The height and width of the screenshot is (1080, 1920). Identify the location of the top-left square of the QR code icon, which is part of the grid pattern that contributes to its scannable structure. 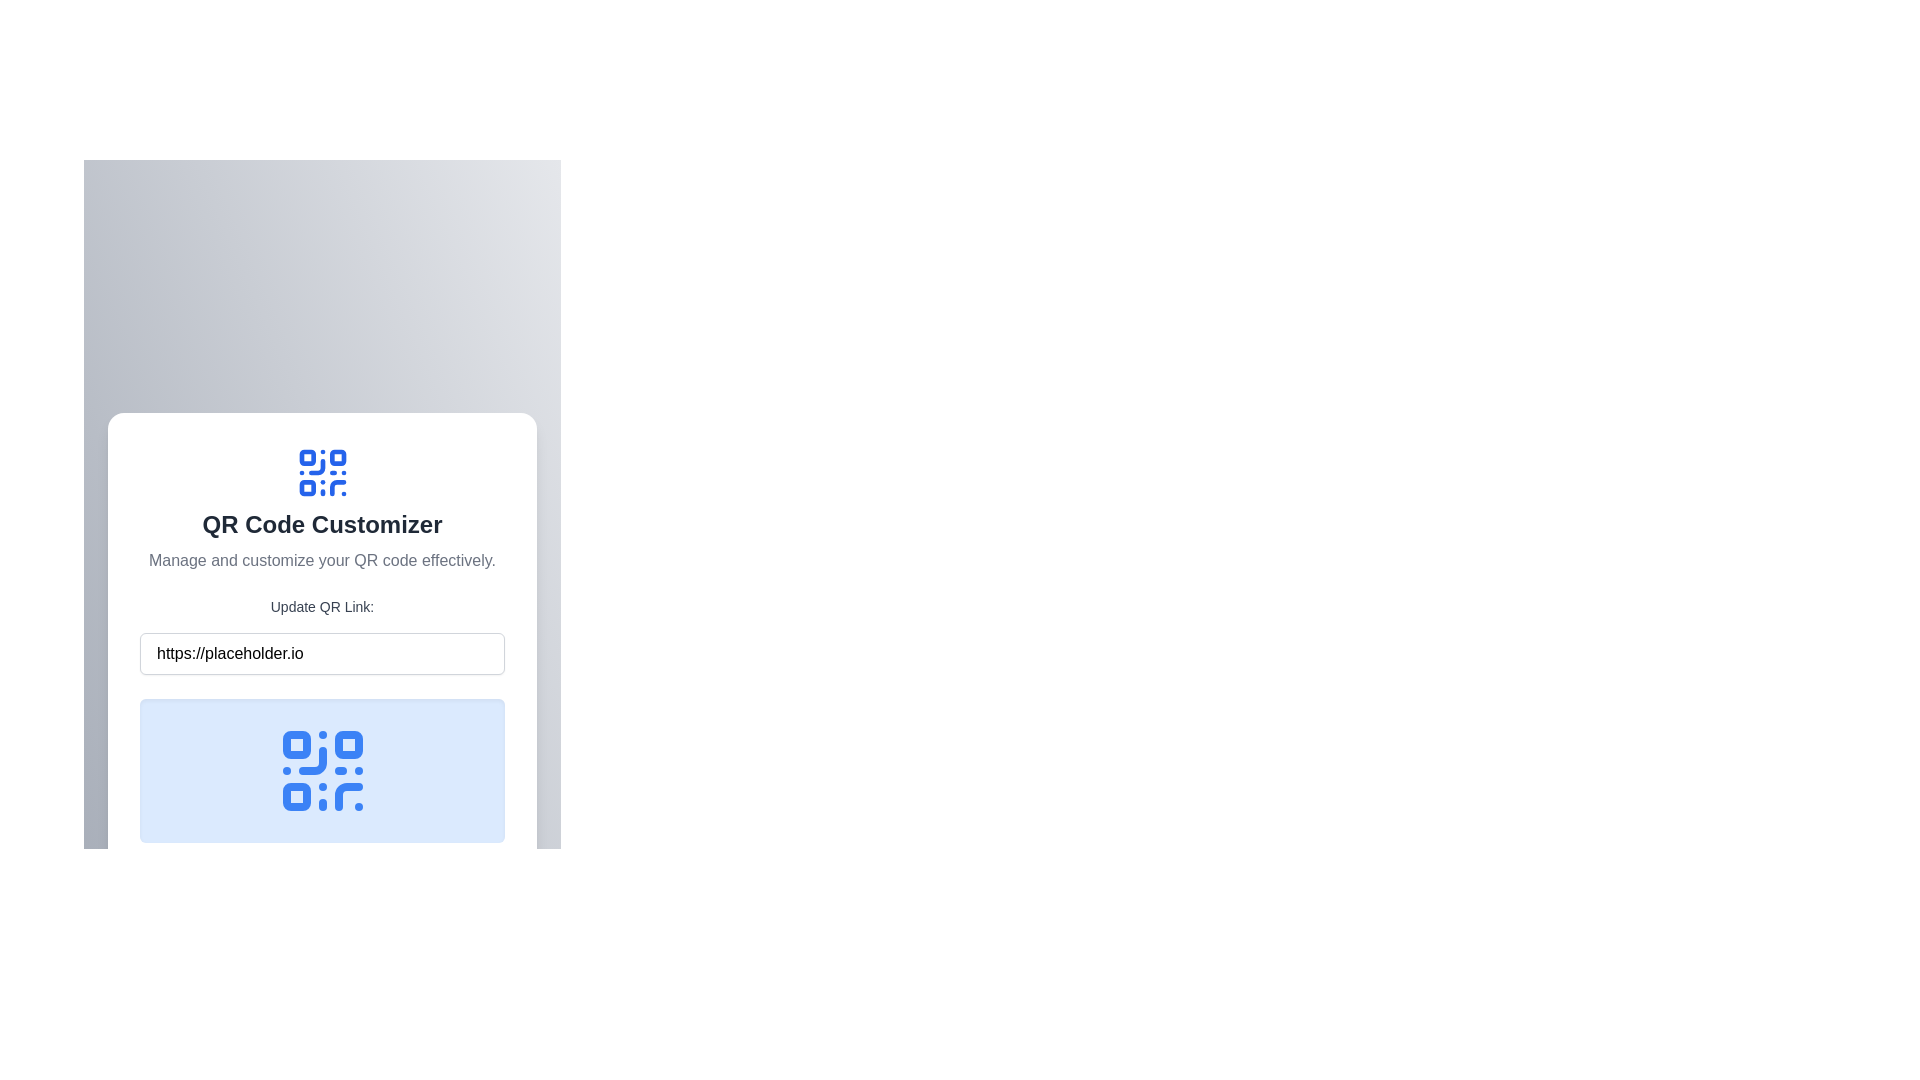
(295, 744).